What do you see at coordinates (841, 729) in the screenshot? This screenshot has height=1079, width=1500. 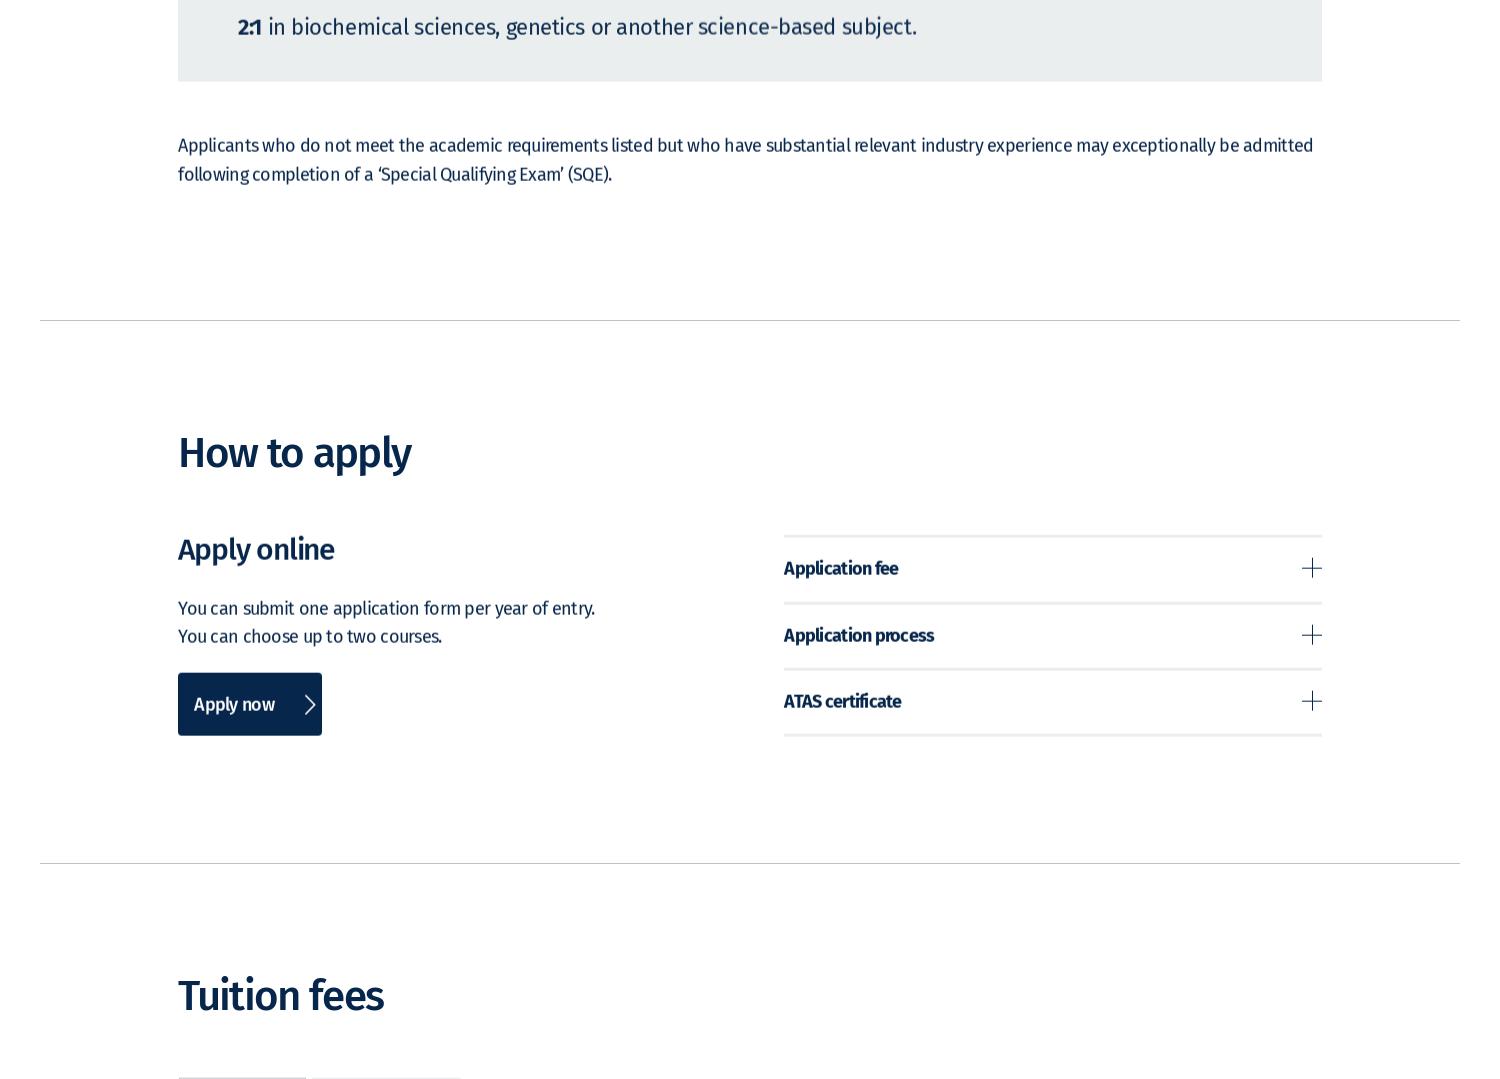 I see `'ATAS certificate'` at bounding box center [841, 729].